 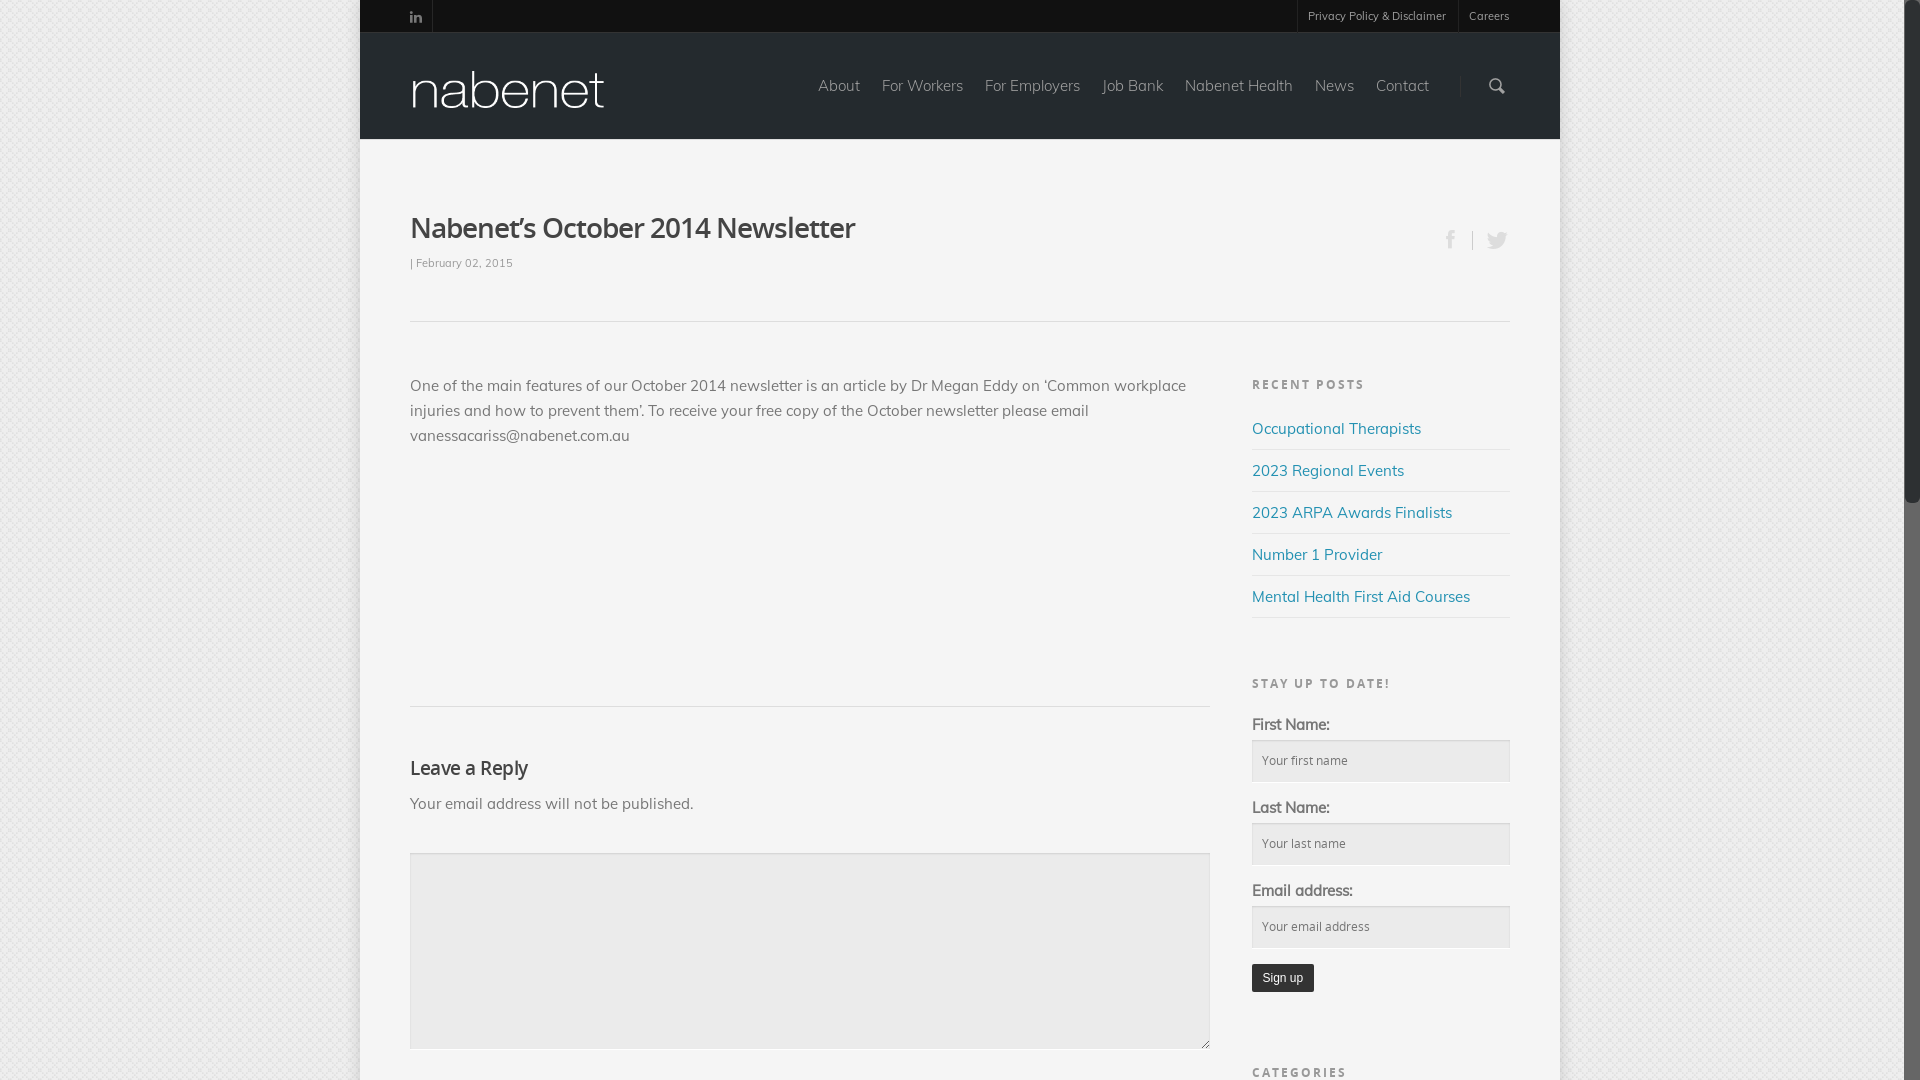 What do you see at coordinates (1336, 426) in the screenshot?
I see `'Occupational Therapists'` at bounding box center [1336, 426].